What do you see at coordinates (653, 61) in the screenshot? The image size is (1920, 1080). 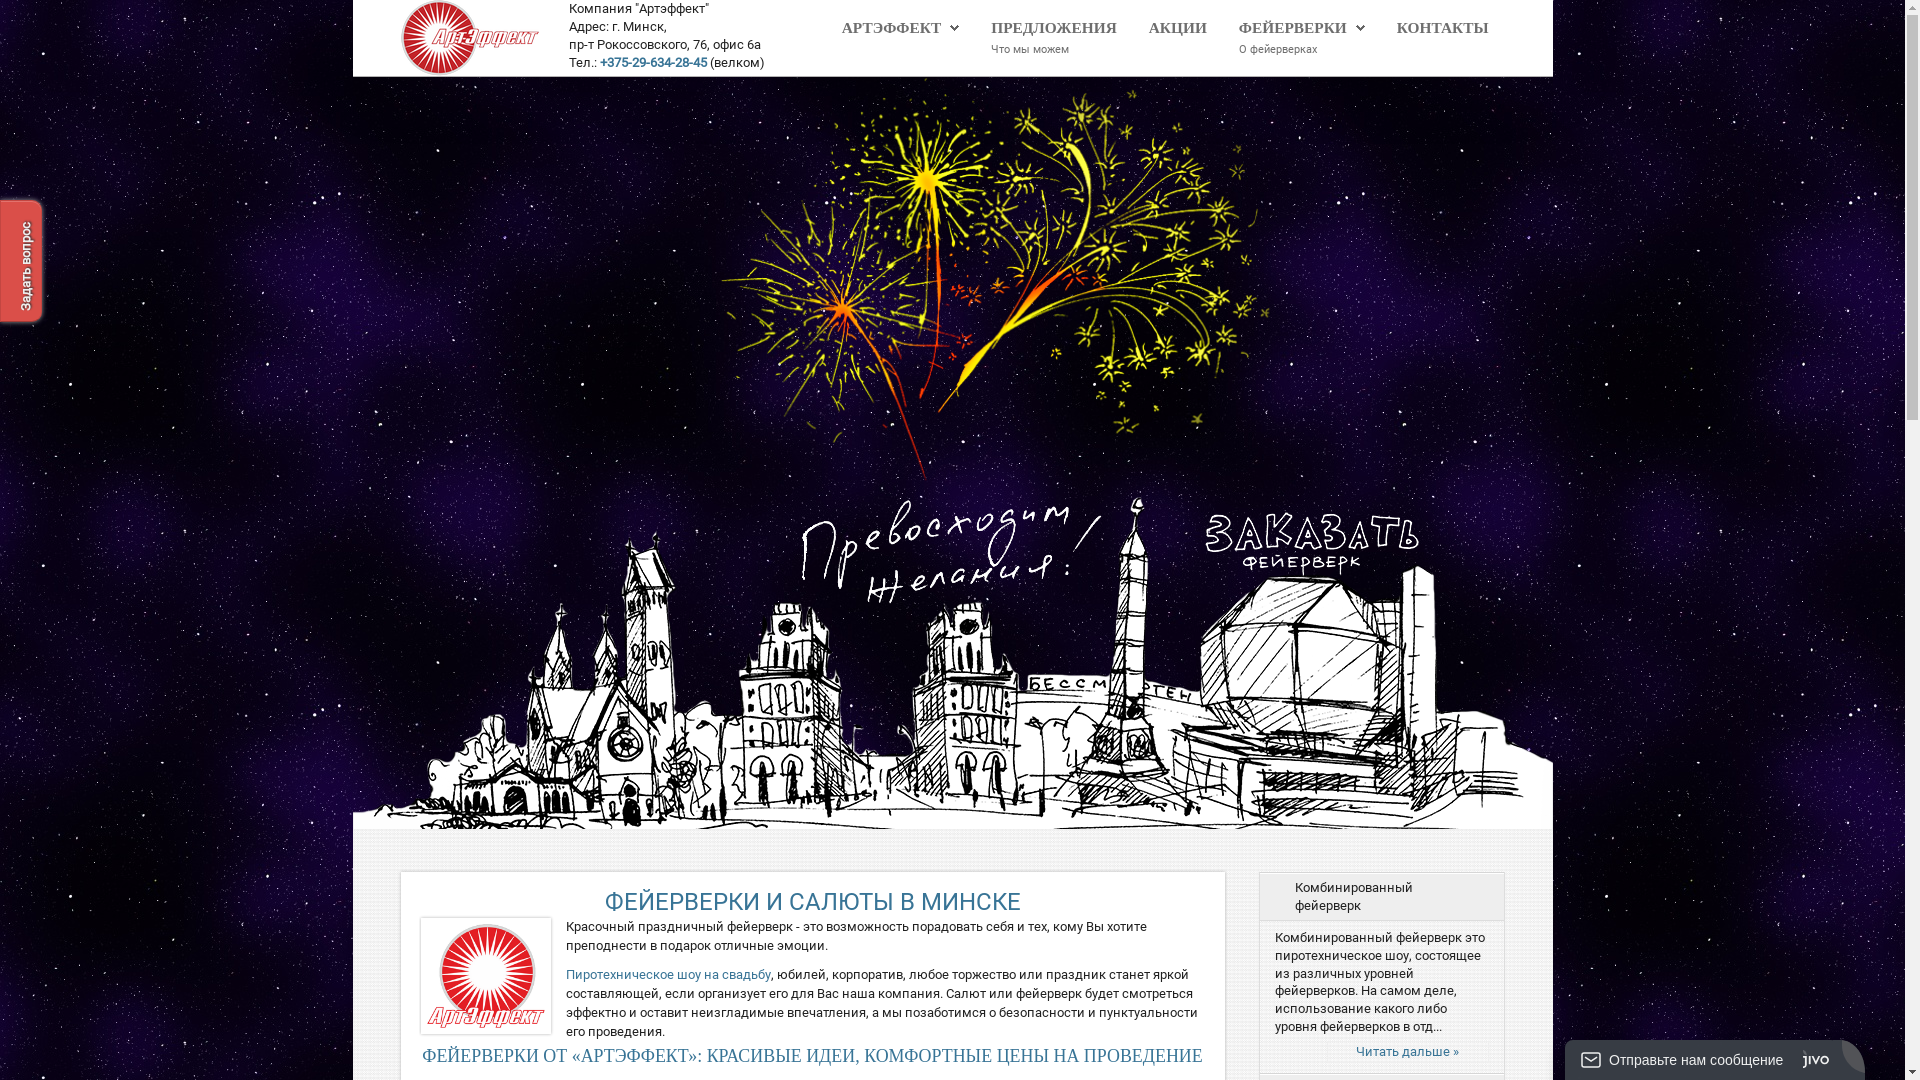 I see `'+375-29-634-28-45'` at bounding box center [653, 61].